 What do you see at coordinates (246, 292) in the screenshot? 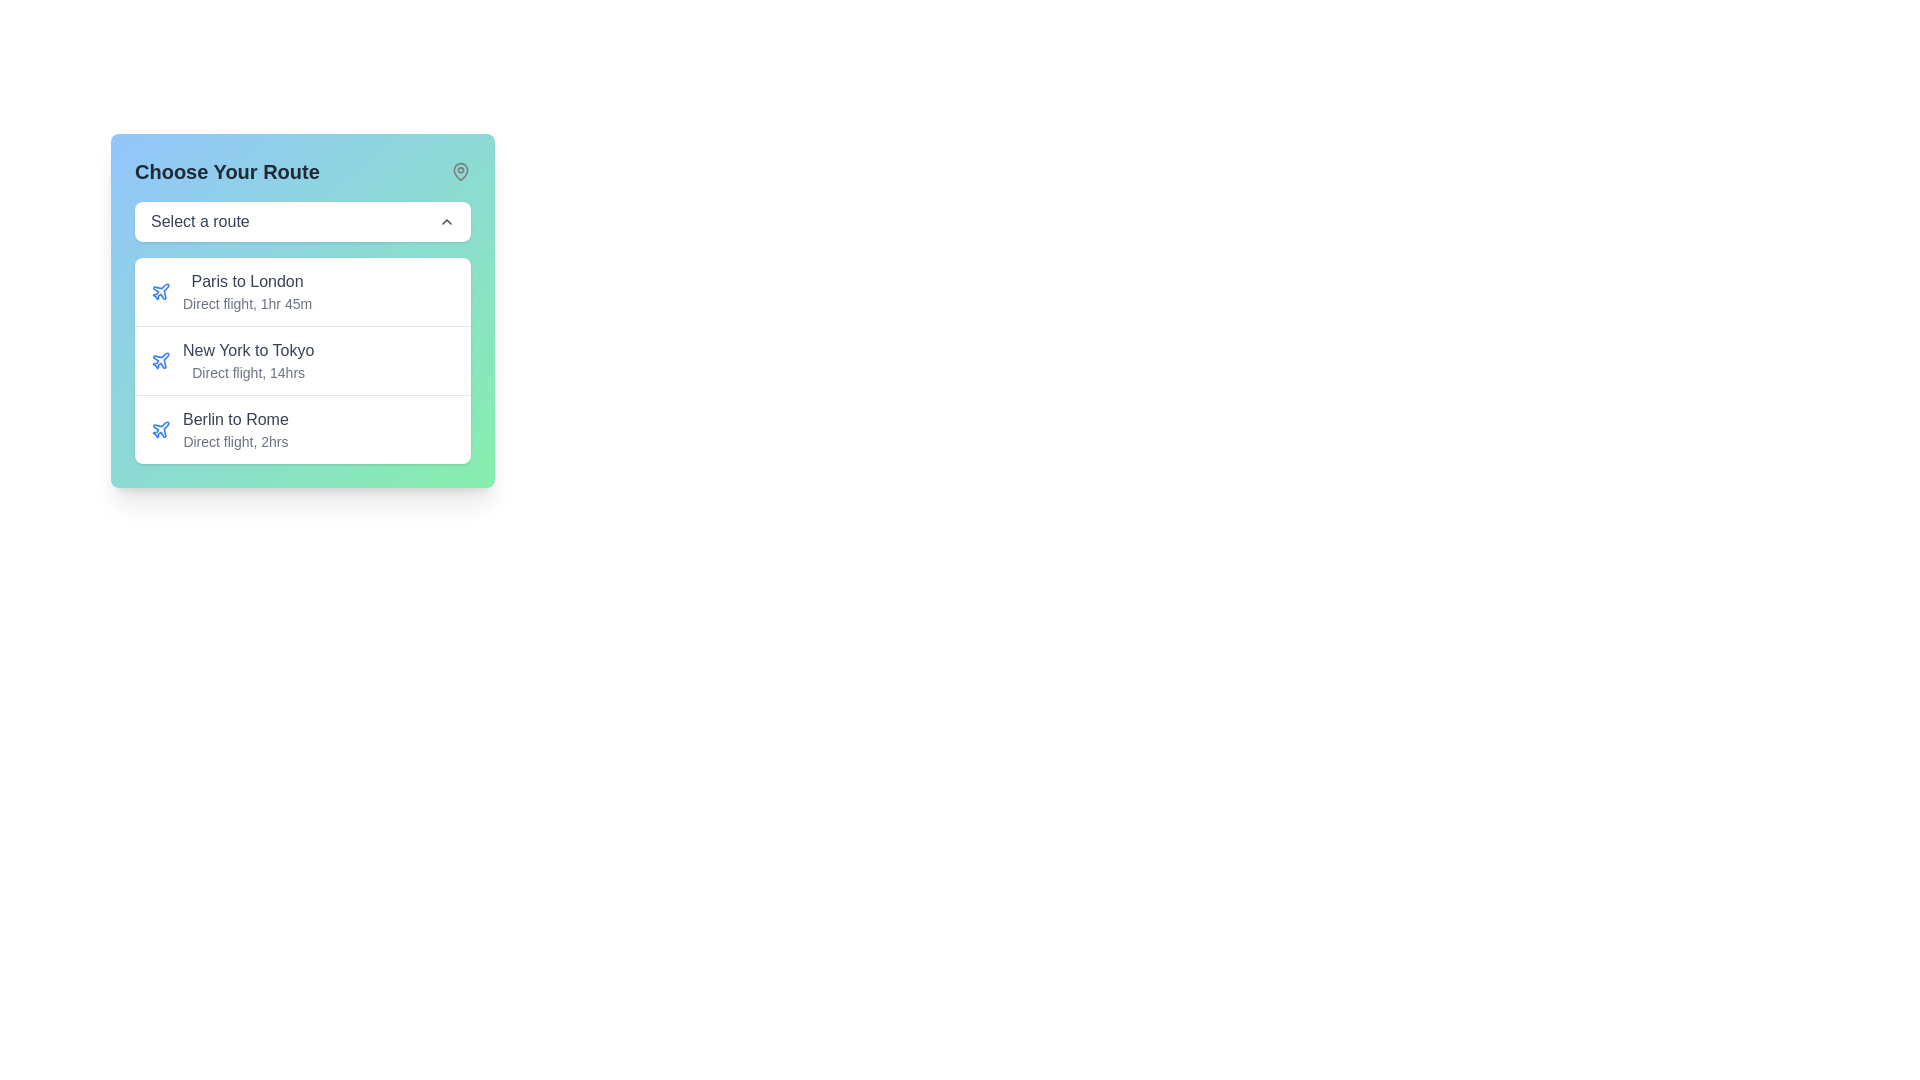
I see `the first flight option text label displaying 'Paris to London' and its details in the dropdown menu` at bounding box center [246, 292].